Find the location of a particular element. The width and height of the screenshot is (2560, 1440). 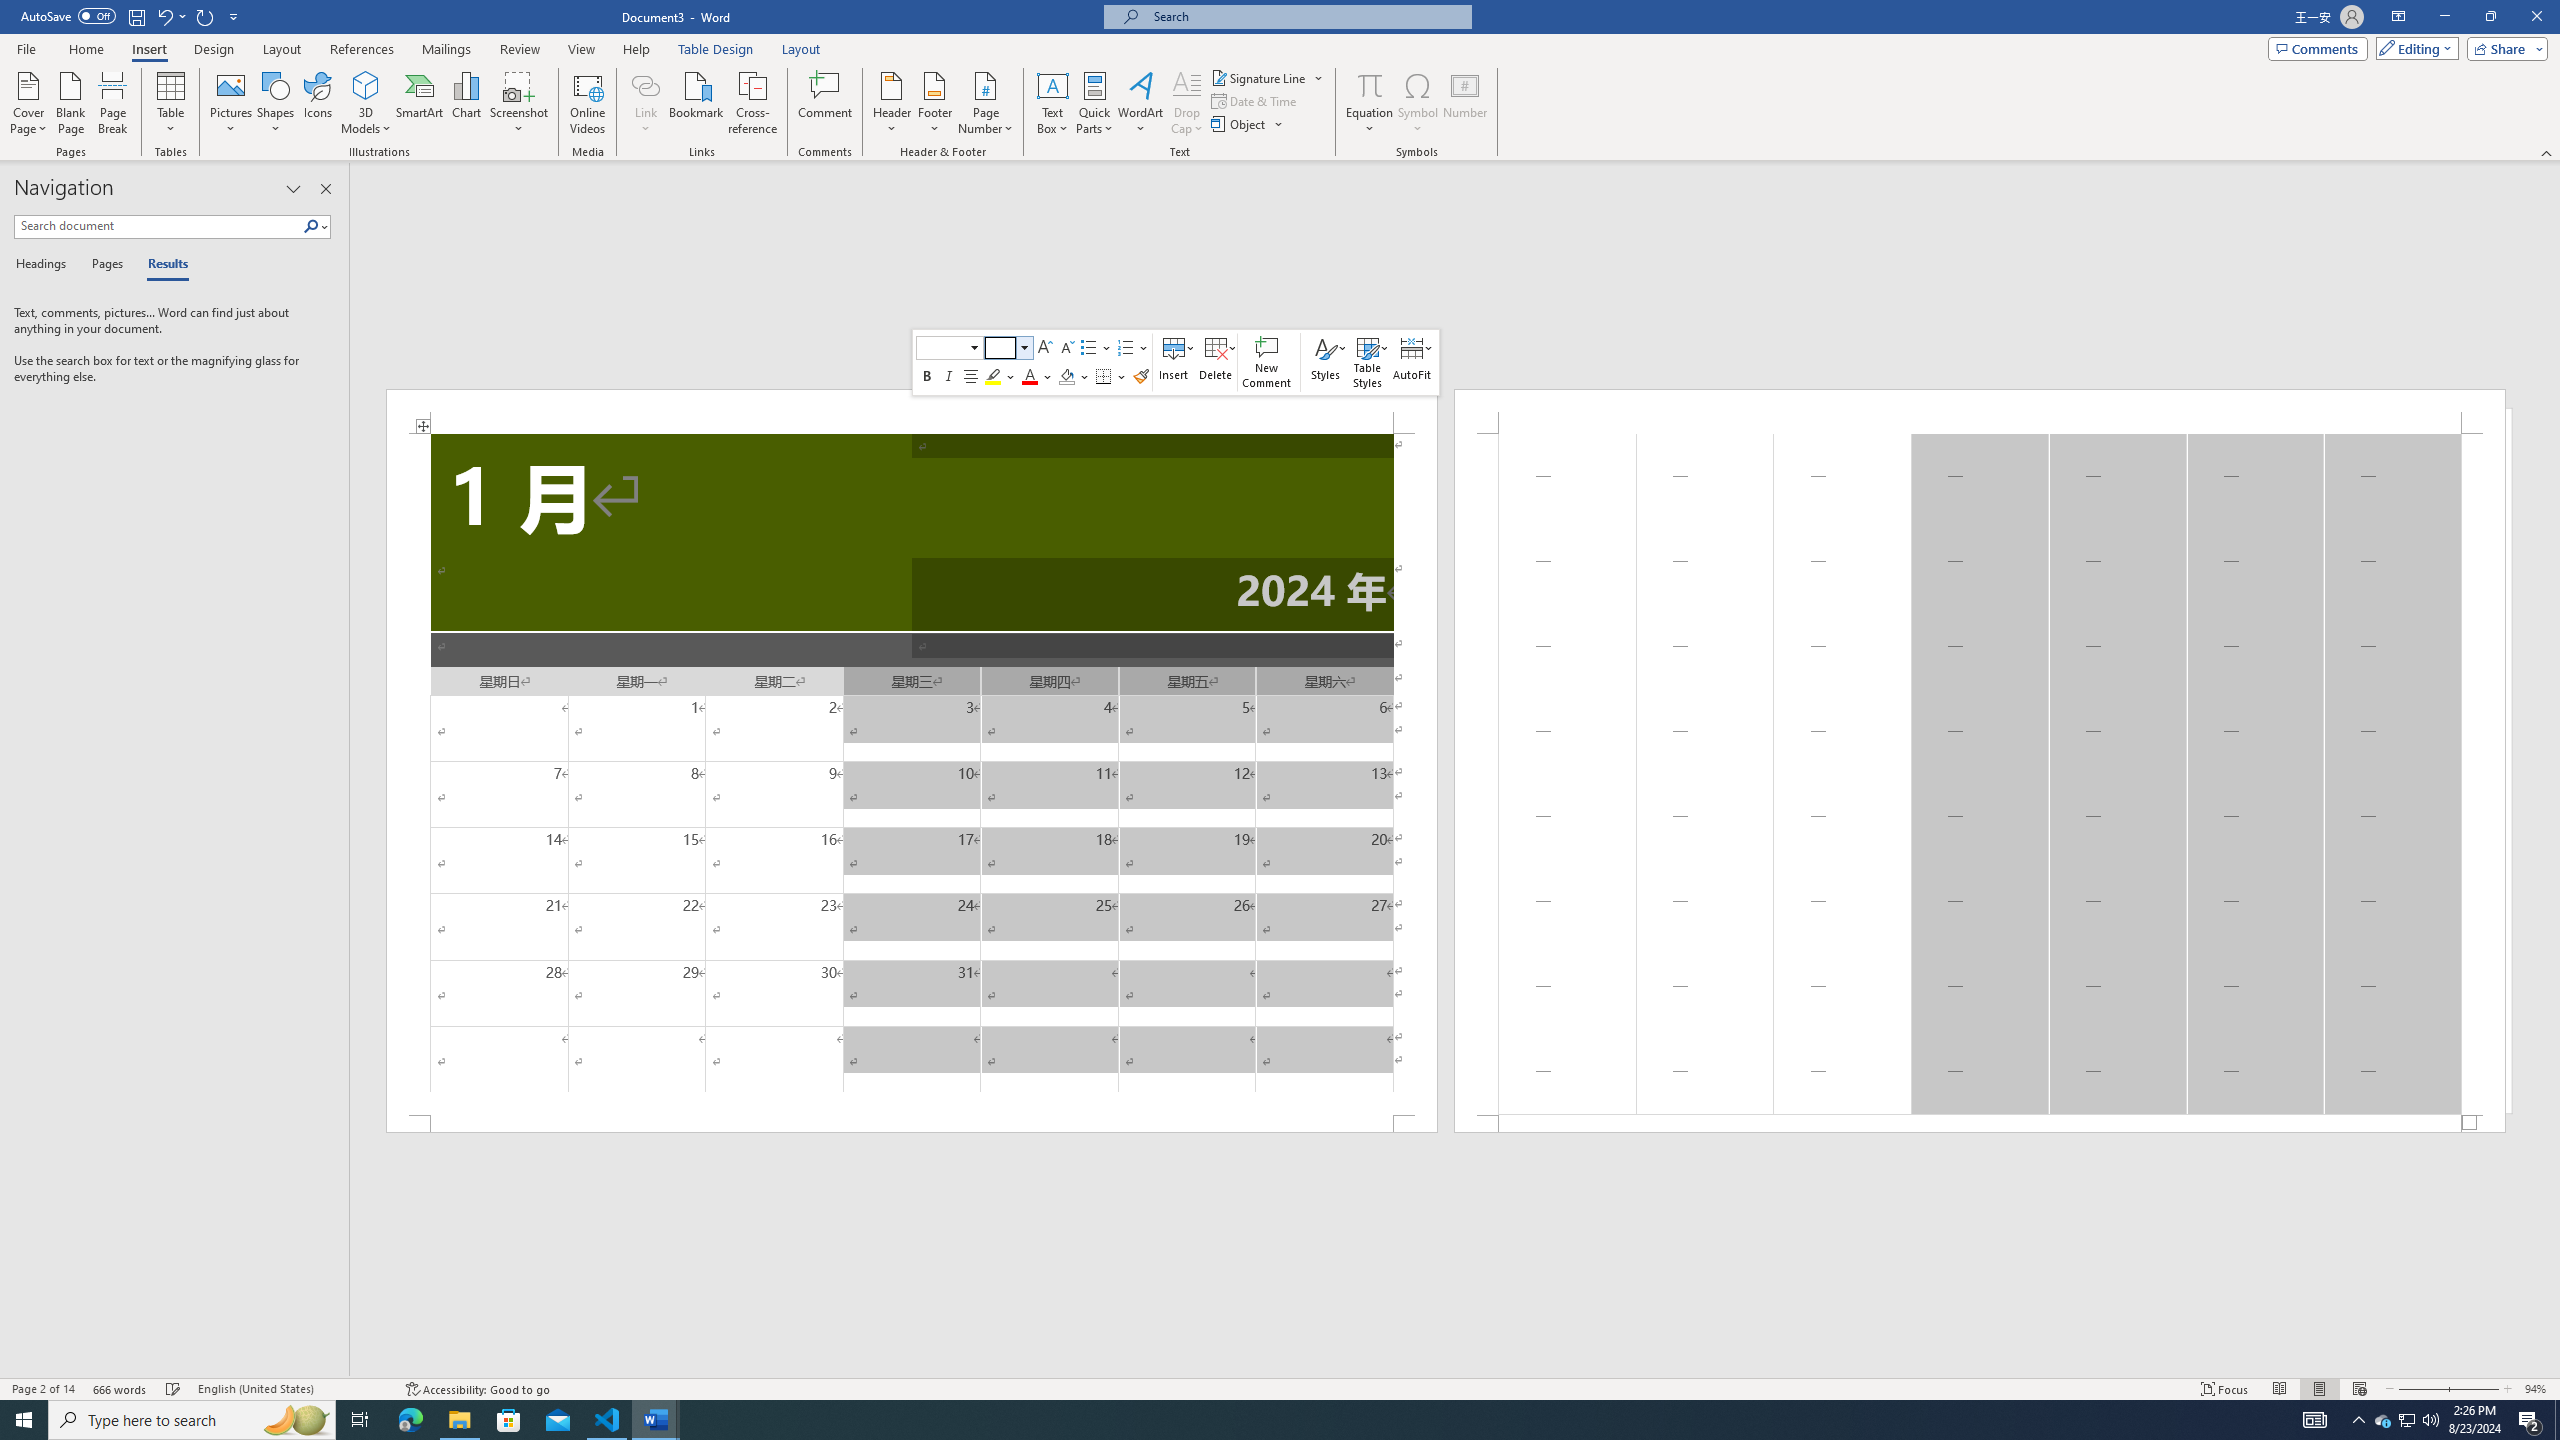

'Equation' is located at coordinates (1369, 84).